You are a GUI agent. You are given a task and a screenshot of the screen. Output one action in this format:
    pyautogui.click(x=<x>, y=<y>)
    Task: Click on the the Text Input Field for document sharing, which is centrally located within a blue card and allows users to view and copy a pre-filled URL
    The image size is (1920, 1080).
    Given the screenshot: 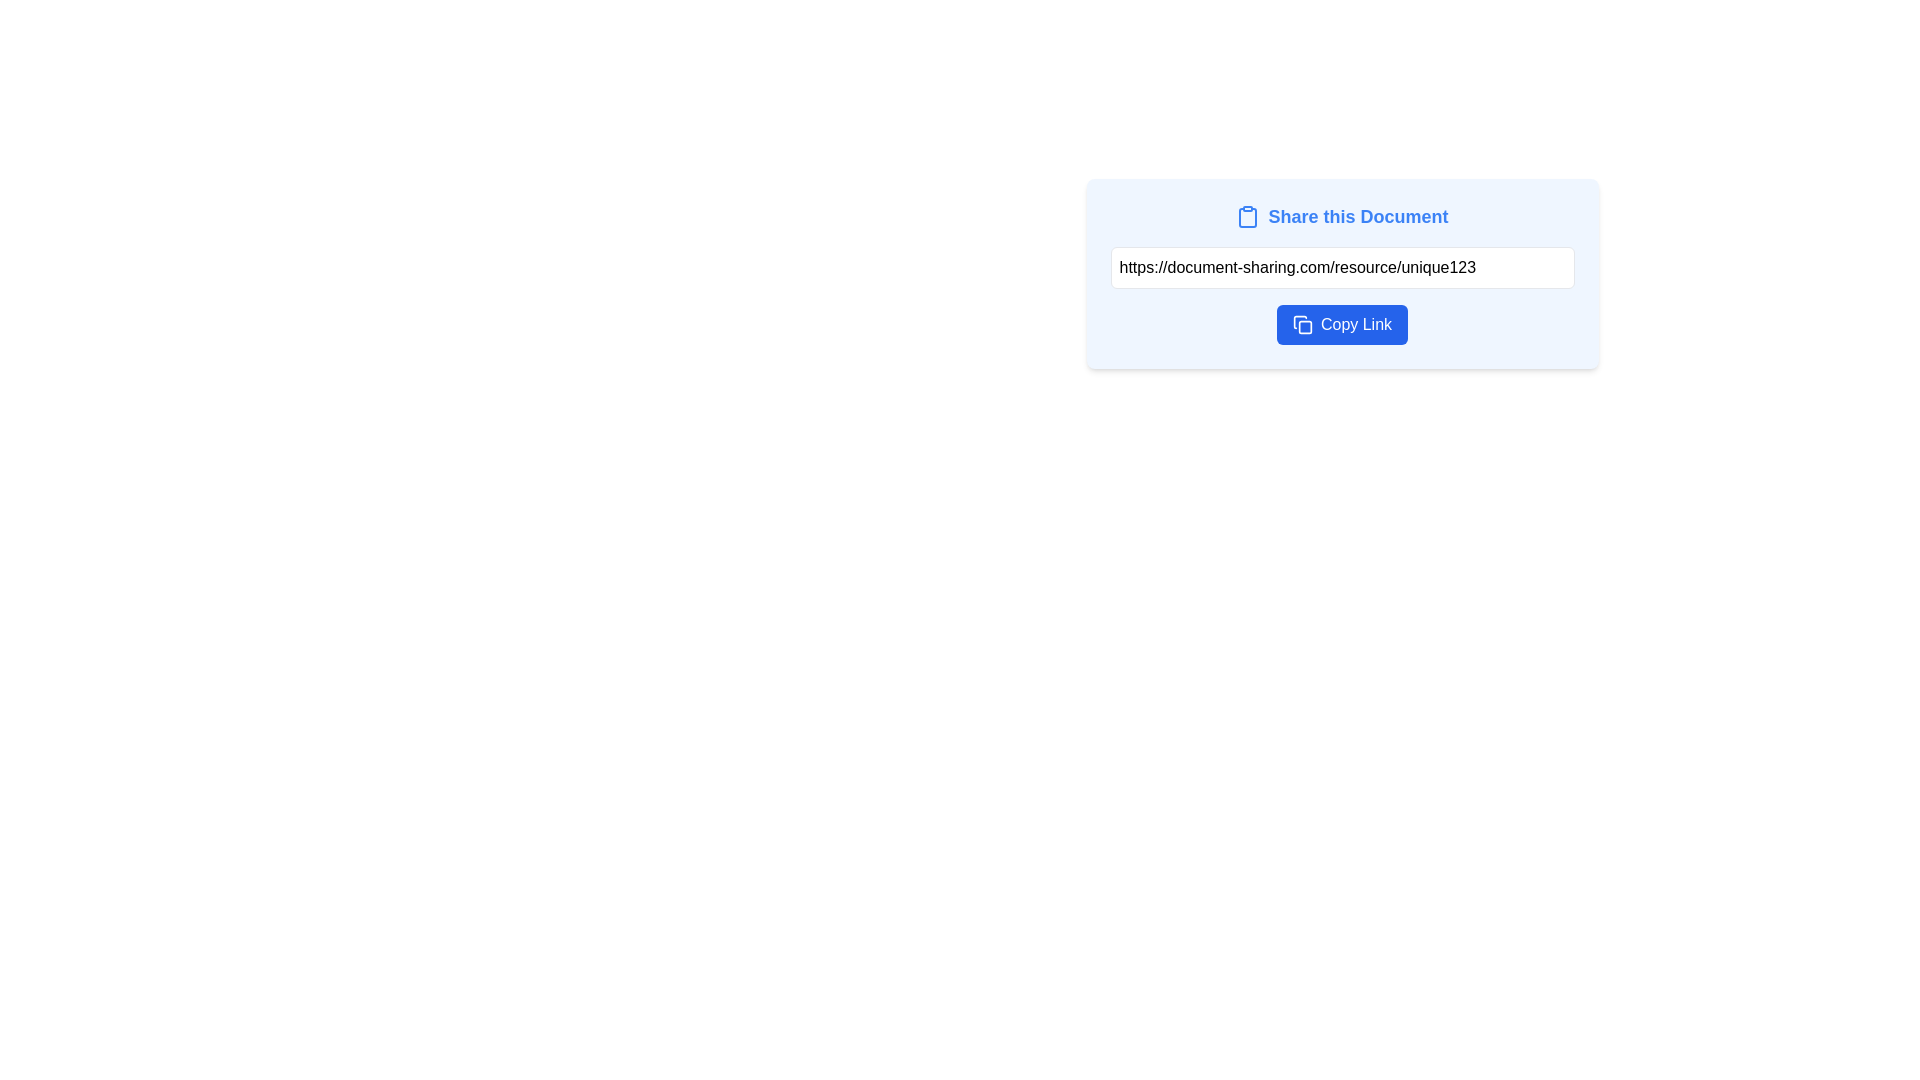 What is the action you would take?
    pyautogui.click(x=1342, y=266)
    